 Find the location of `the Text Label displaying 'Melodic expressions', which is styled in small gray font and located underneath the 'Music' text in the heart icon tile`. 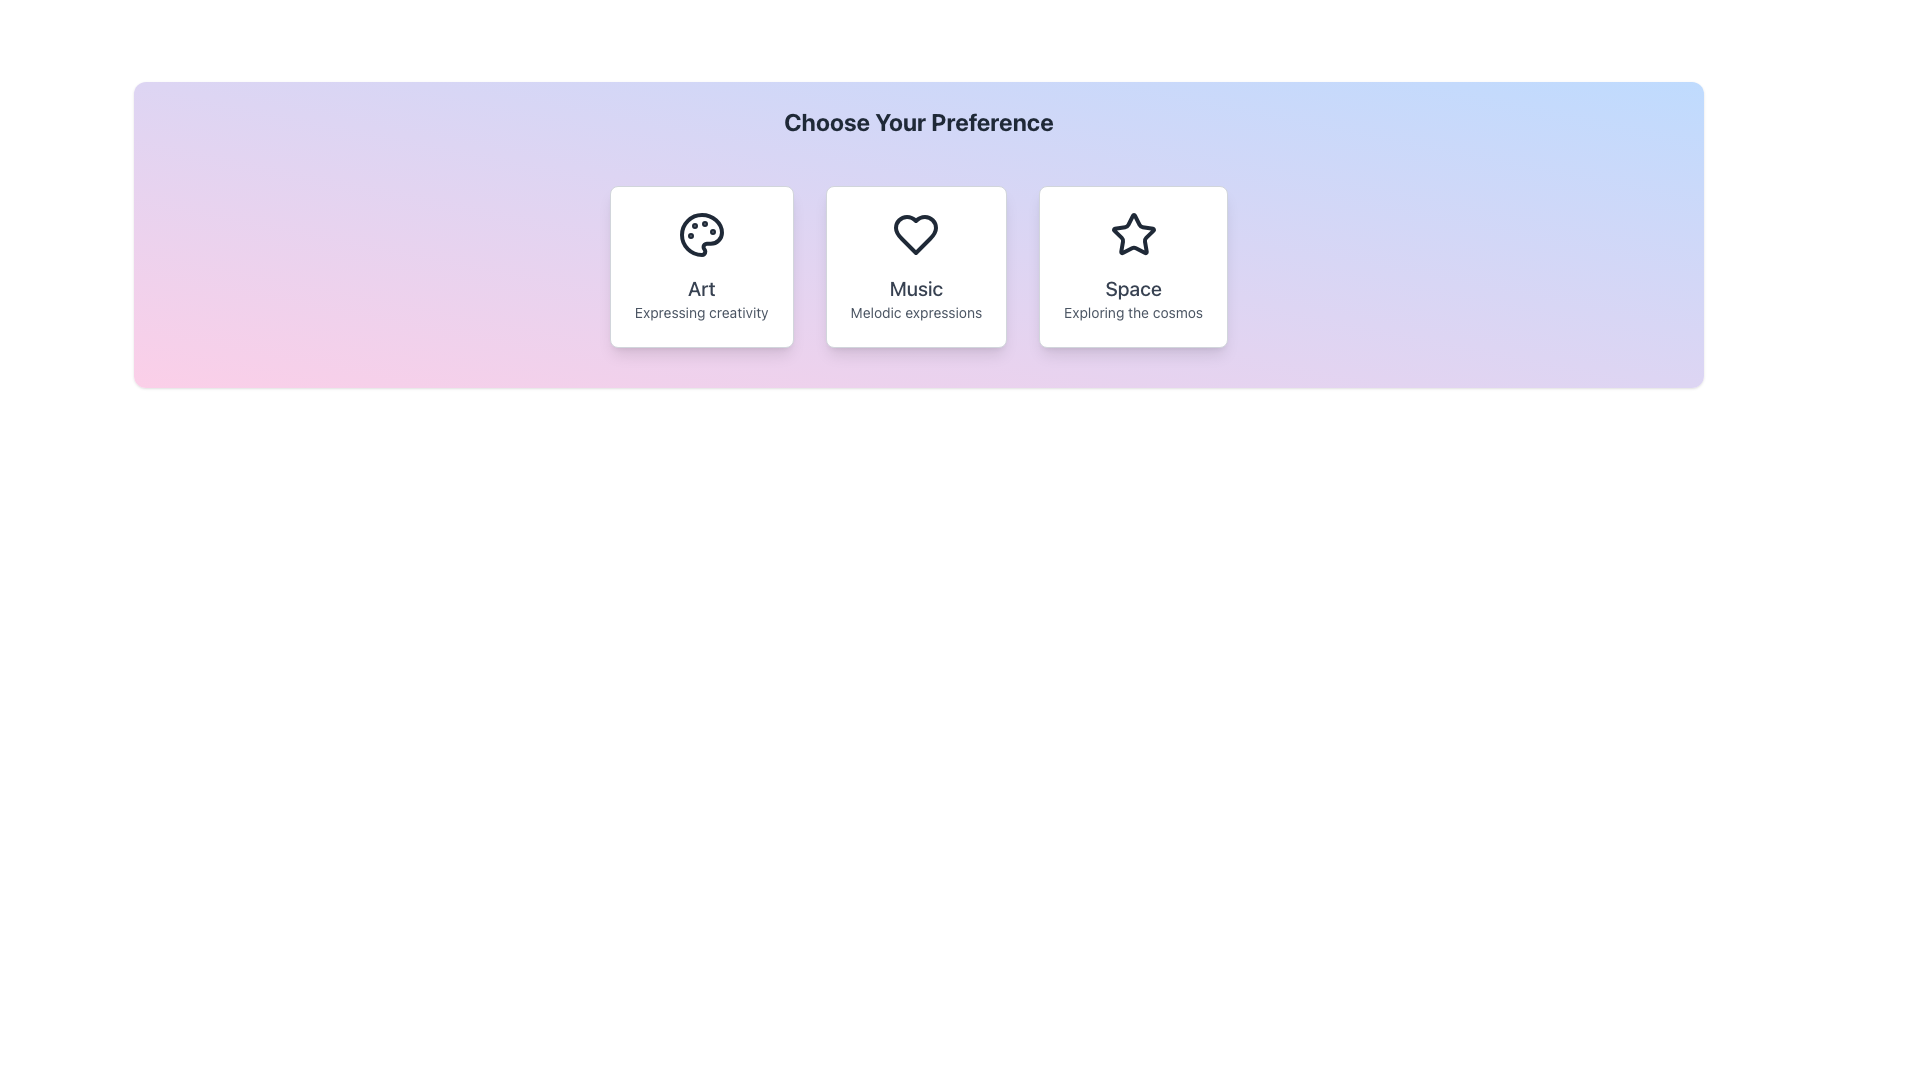

the Text Label displaying 'Melodic expressions', which is styled in small gray font and located underneath the 'Music' text in the heart icon tile is located at coordinates (915, 312).